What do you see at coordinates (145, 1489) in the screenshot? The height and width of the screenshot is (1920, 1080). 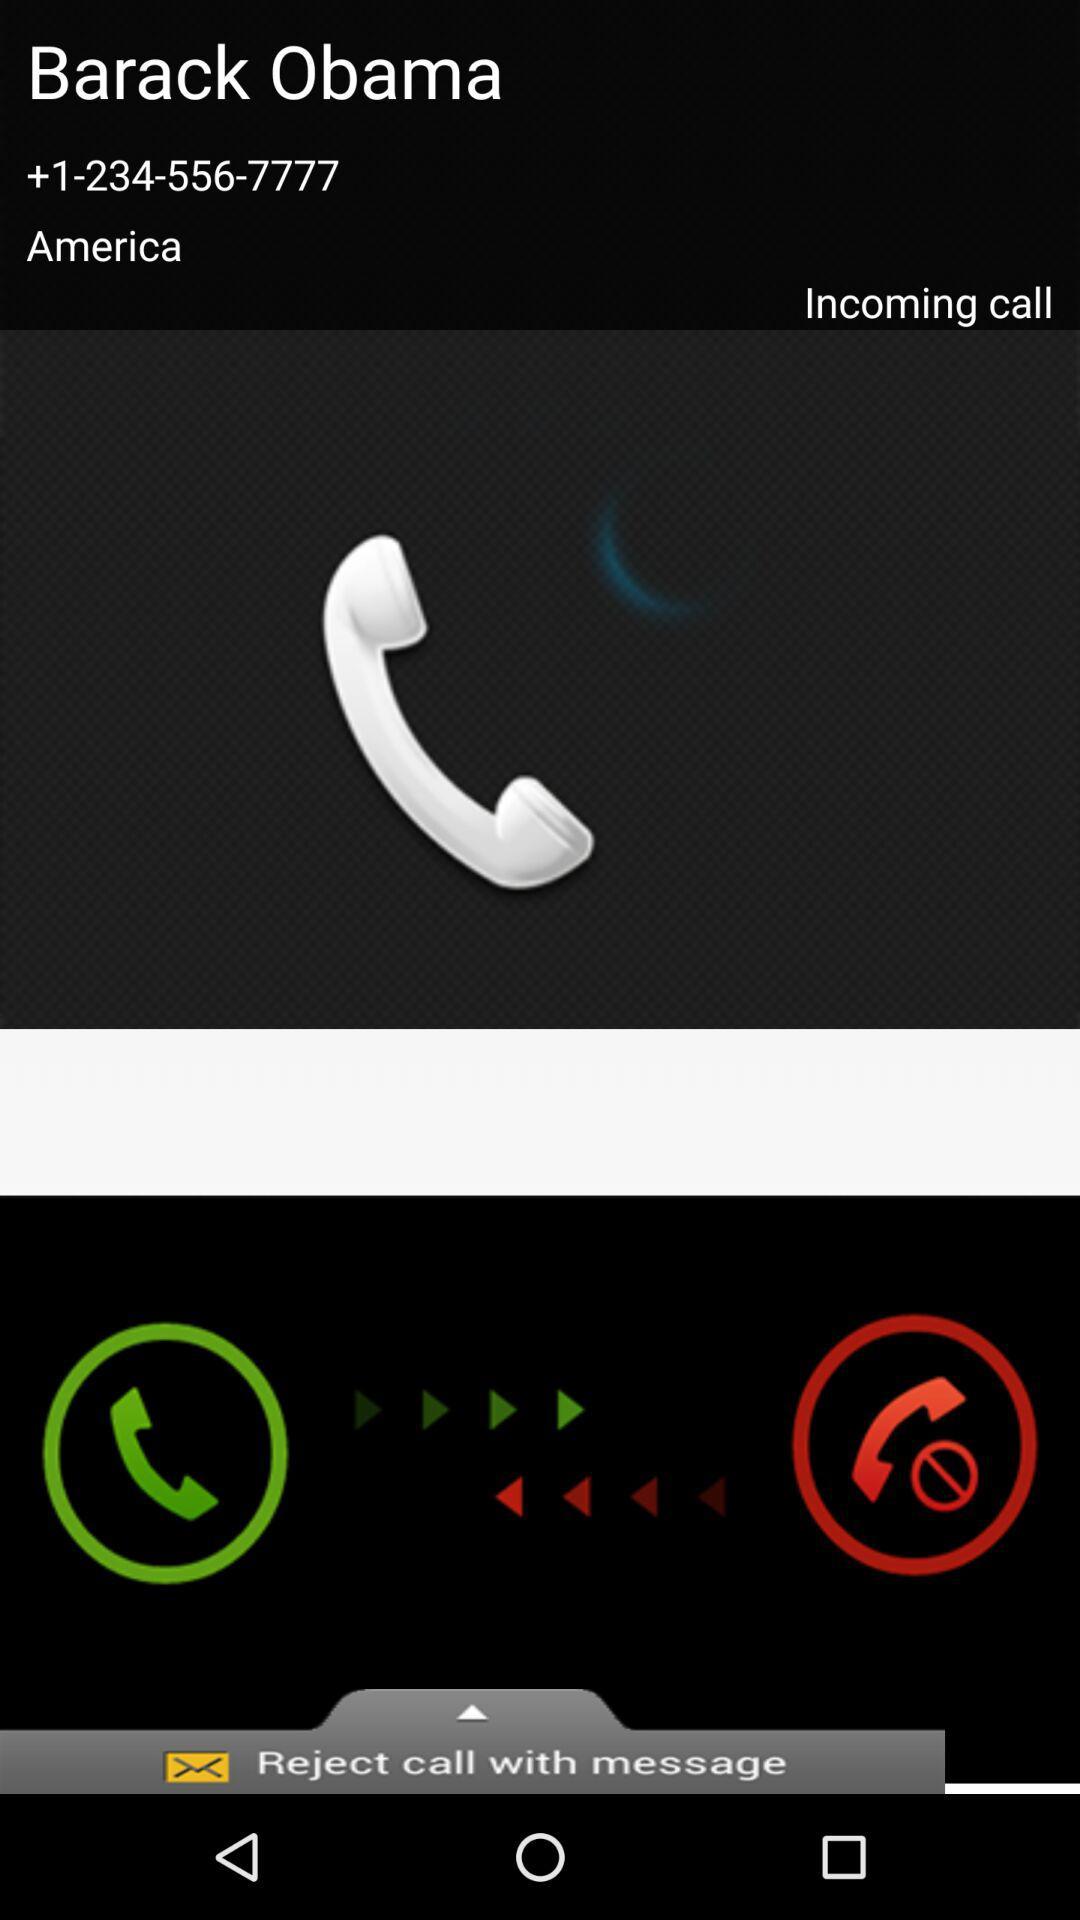 I see `the icon at the bottom left corner` at bounding box center [145, 1489].